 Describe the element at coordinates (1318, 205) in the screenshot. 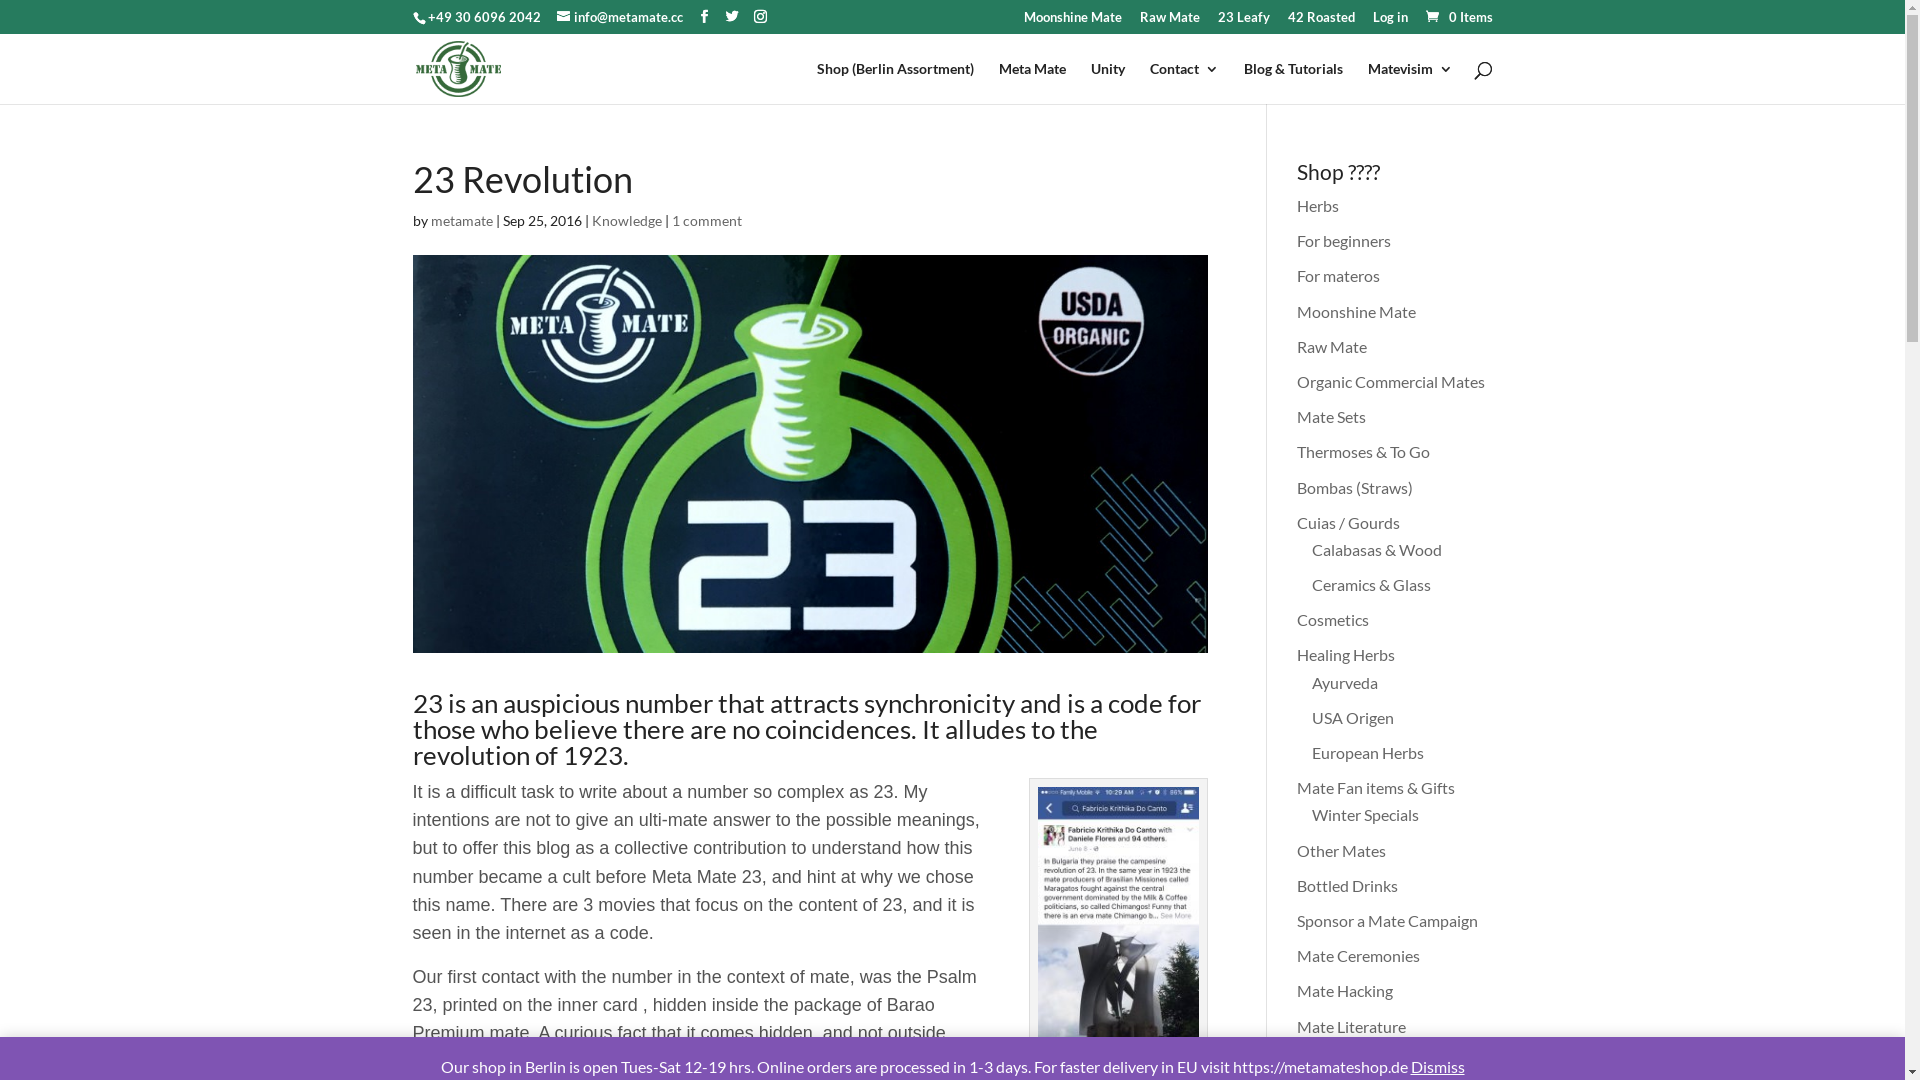

I see `'Herbs'` at that location.